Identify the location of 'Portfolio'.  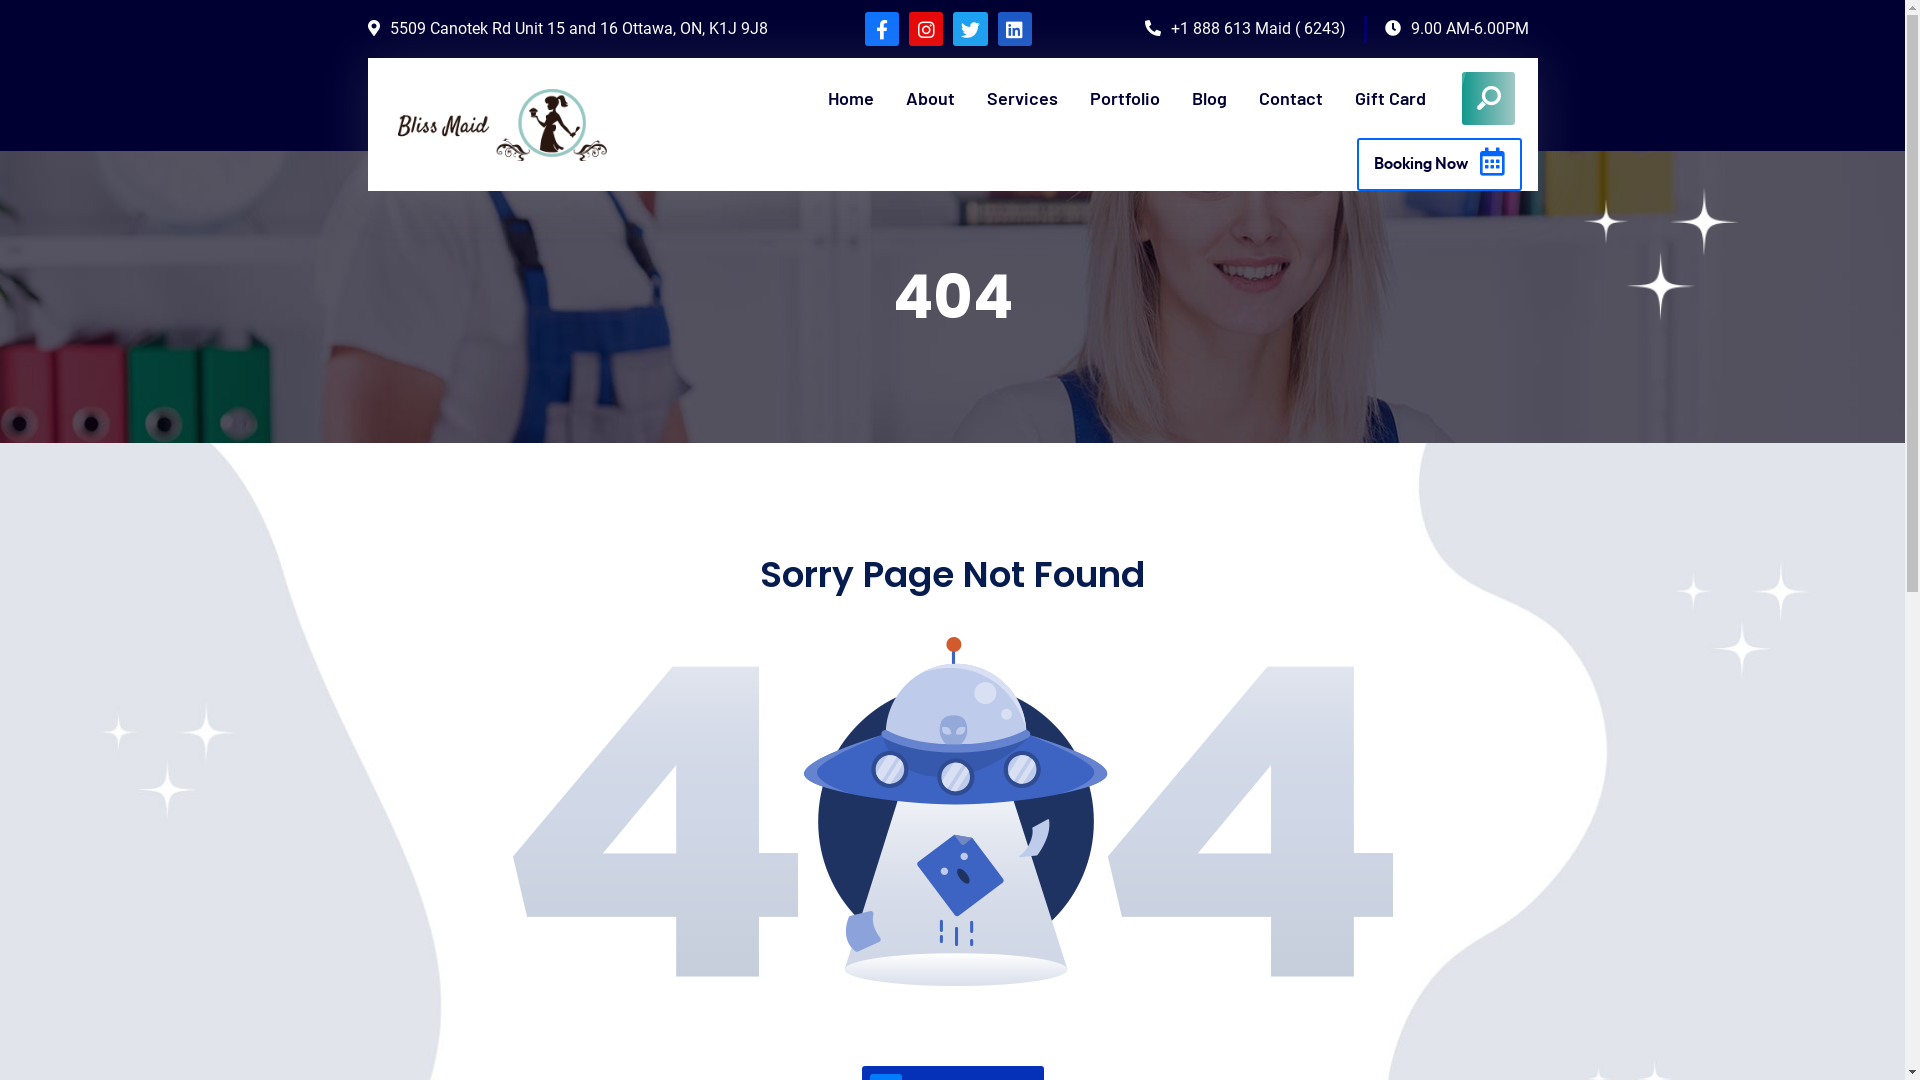
(1124, 97).